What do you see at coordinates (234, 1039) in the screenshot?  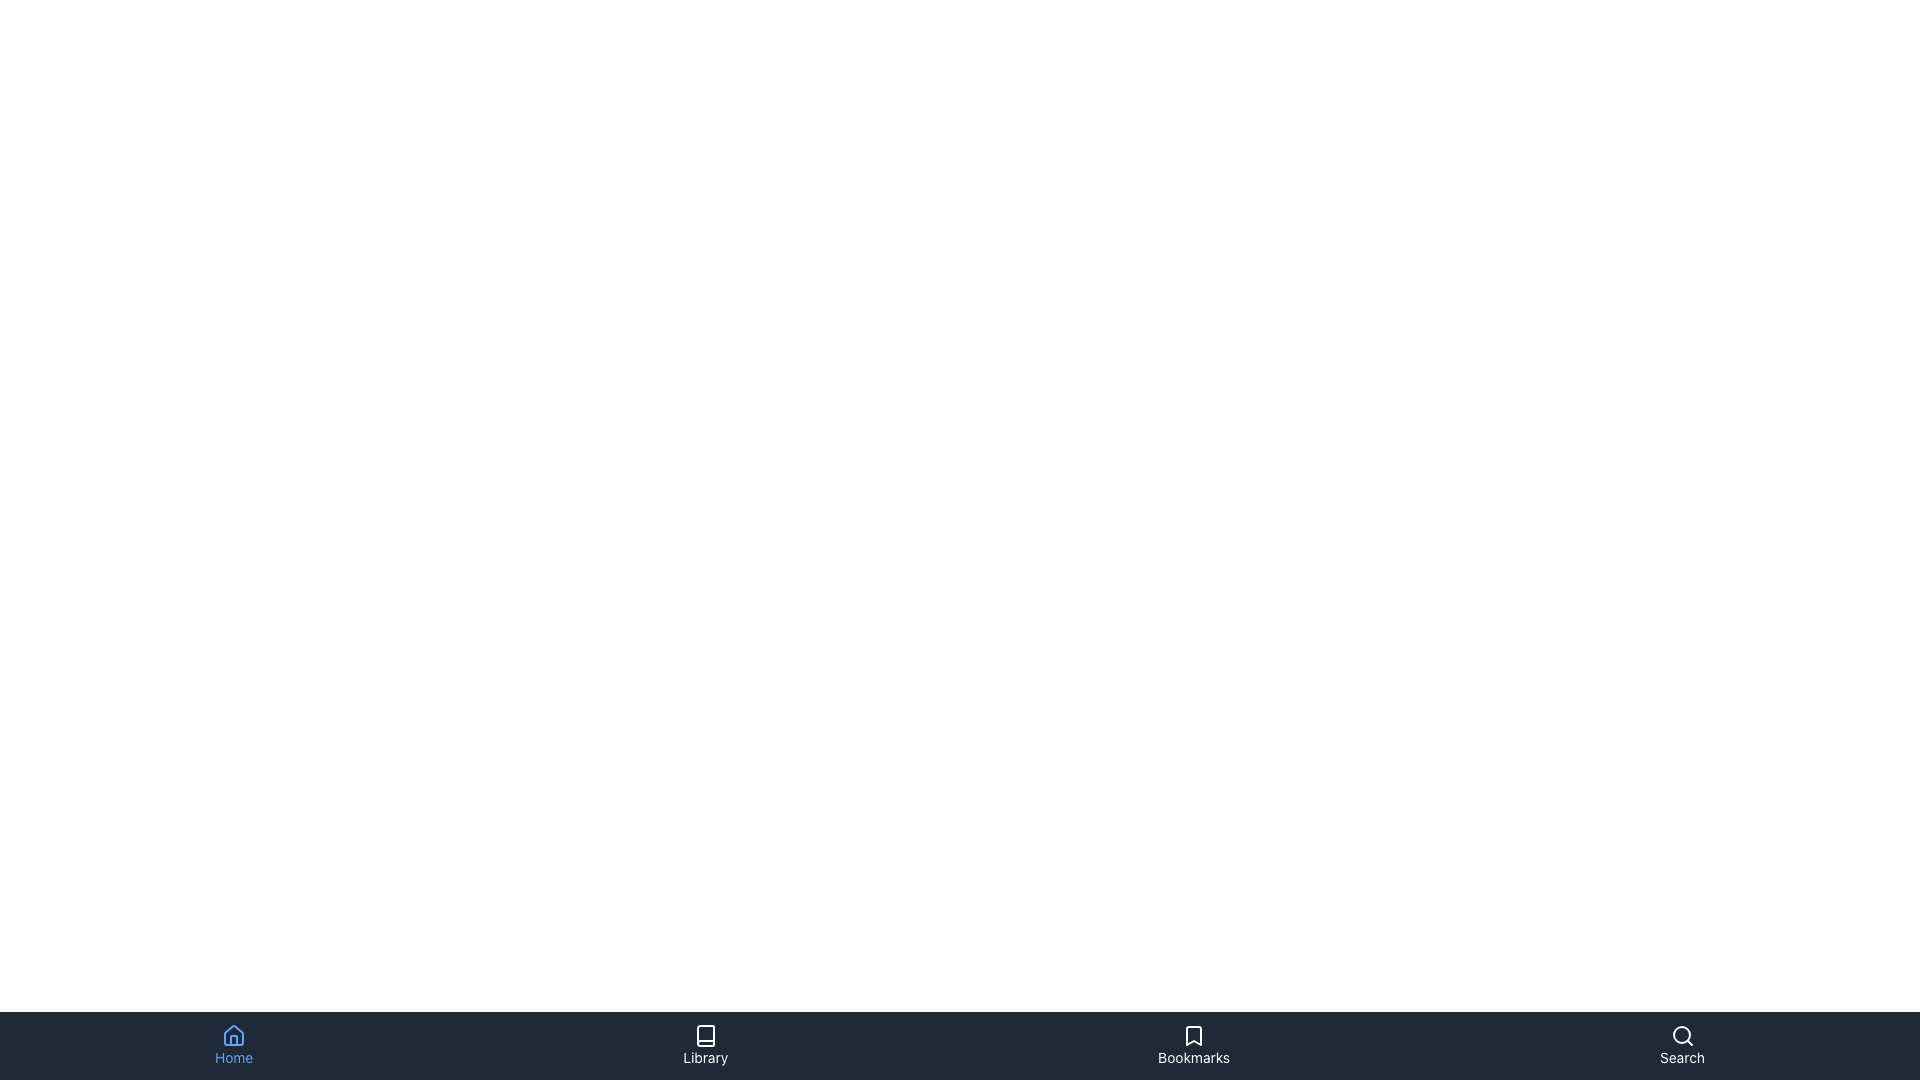 I see `the door icon within the 'Home' button located in the bottom navigation bar` at bounding box center [234, 1039].